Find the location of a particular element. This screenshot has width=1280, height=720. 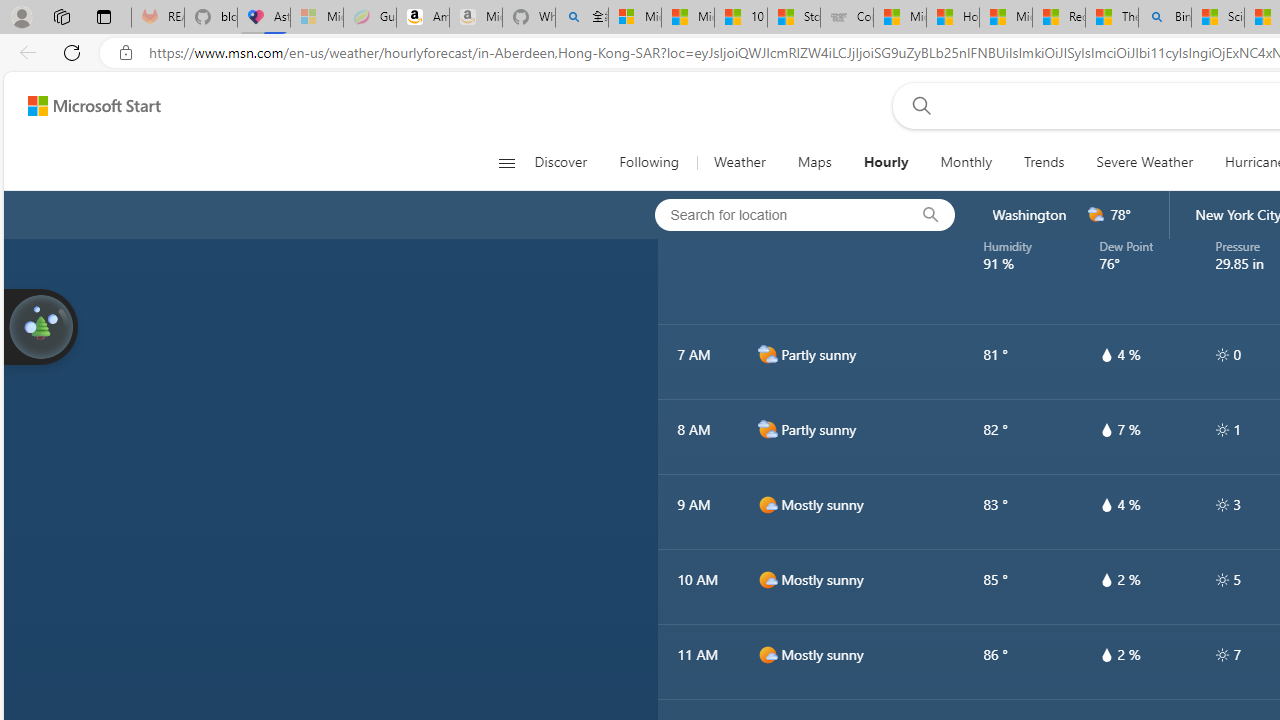

'Class: button-glyph' is located at coordinates (506, 162).